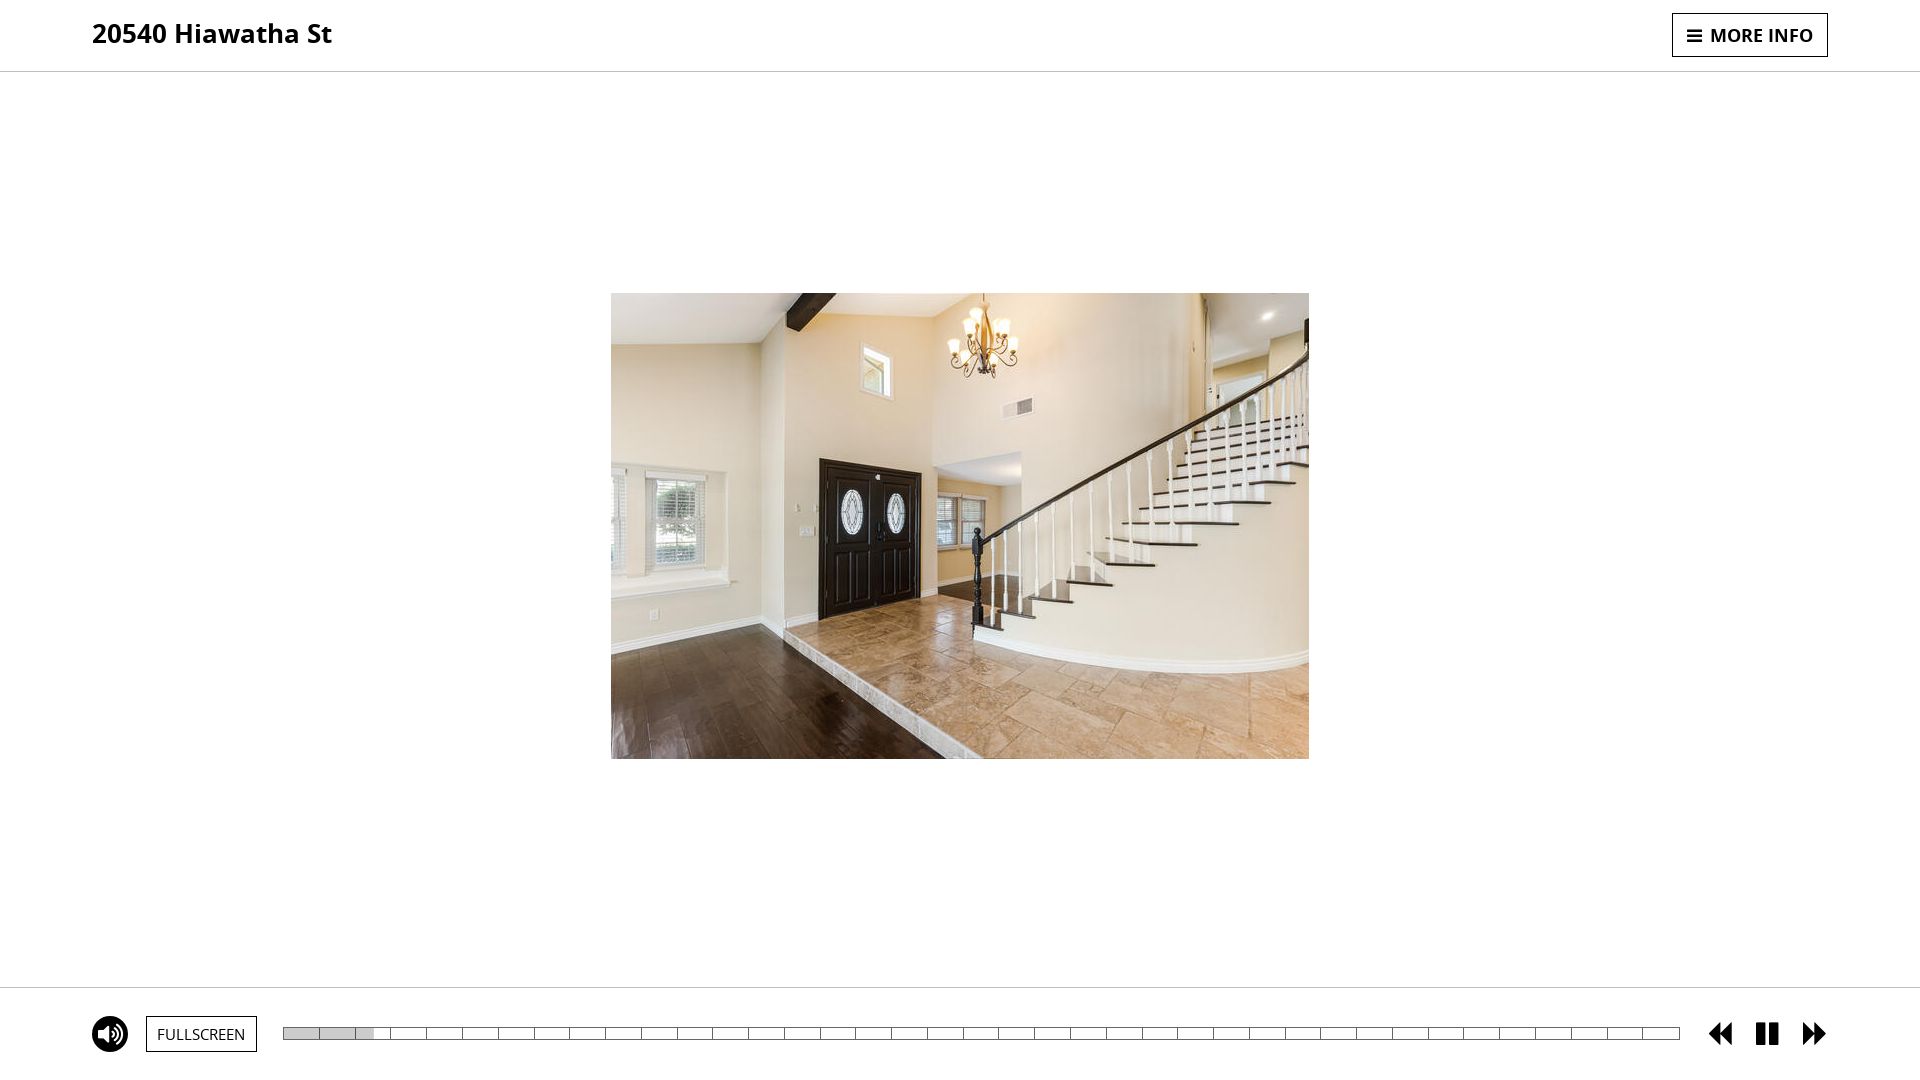 This screenshot has height=1080, width=1920. What do you see at coordinates (1749, 34) in the screenshot?
I see `'MORE INFO'` at bounding box center [1749, 34].